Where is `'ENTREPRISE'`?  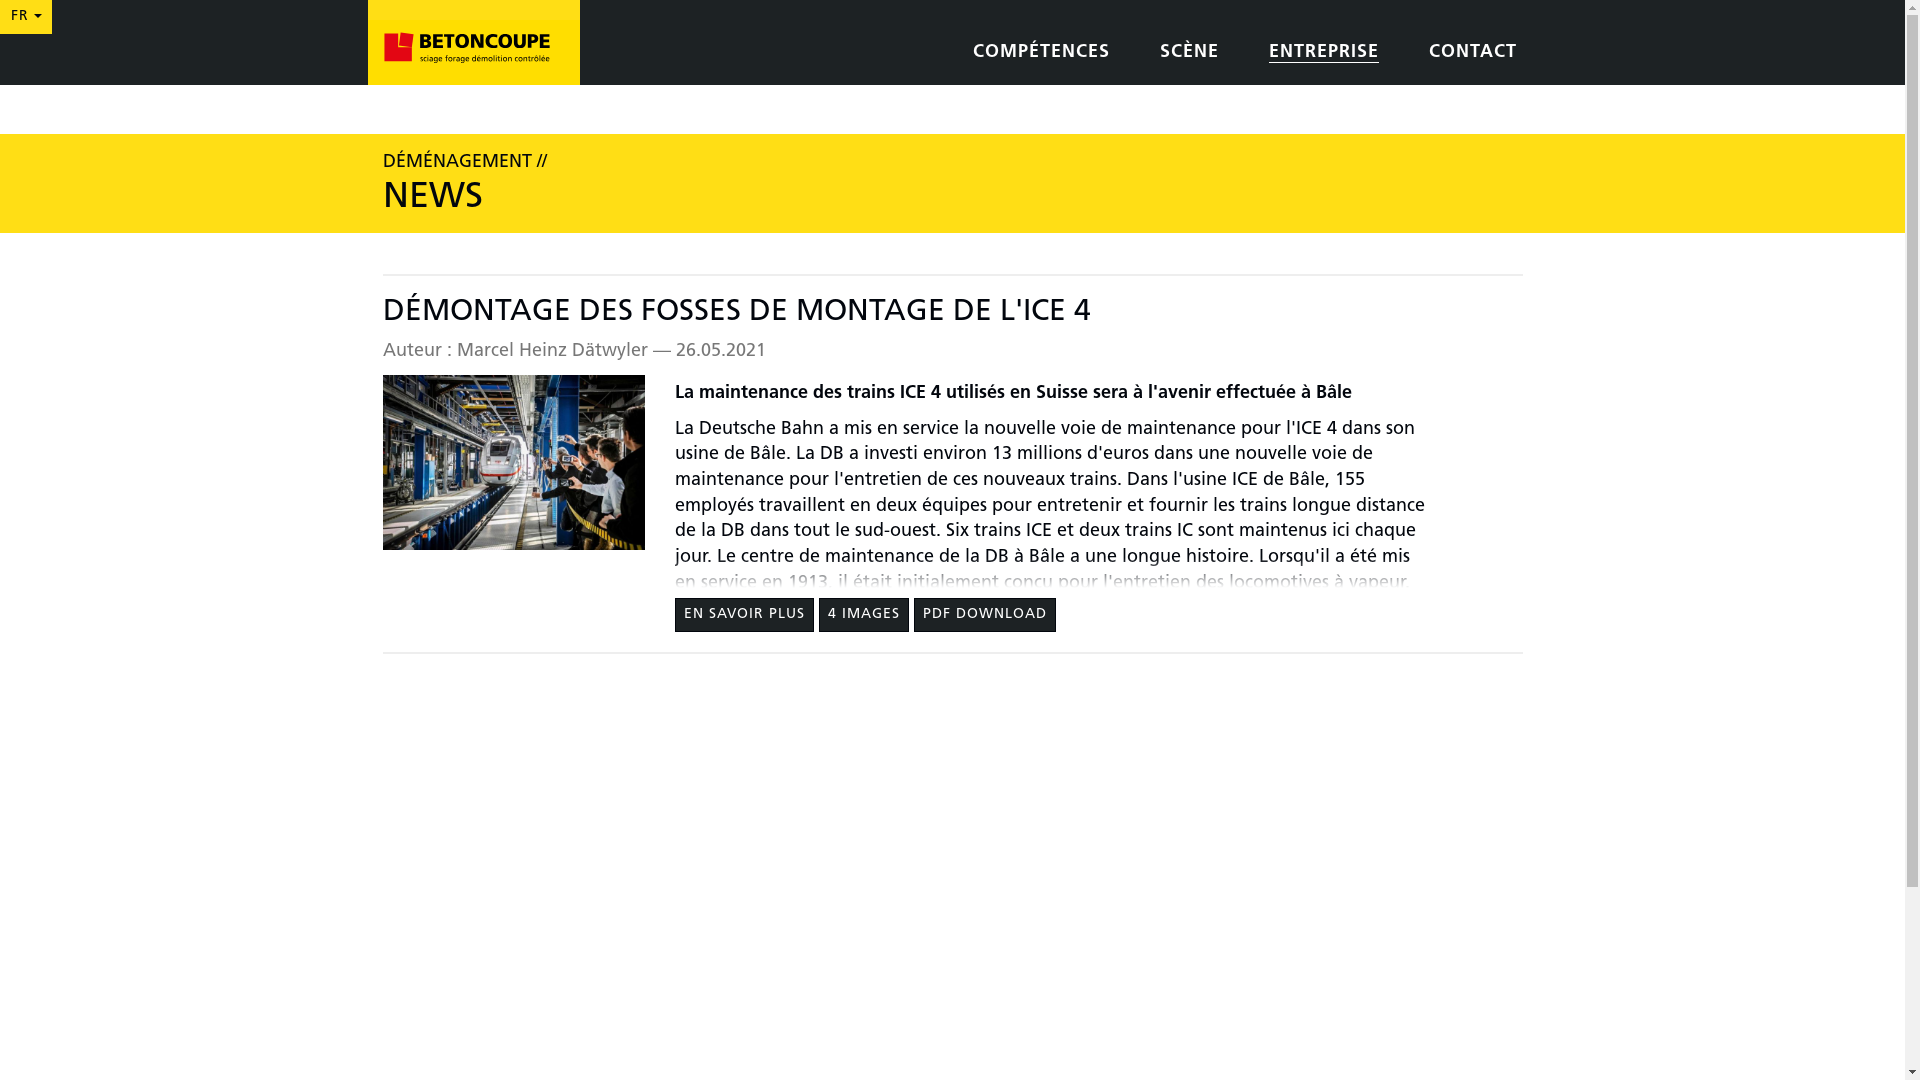
'ENTREPRISE' is located at coordinates (1323, 52).